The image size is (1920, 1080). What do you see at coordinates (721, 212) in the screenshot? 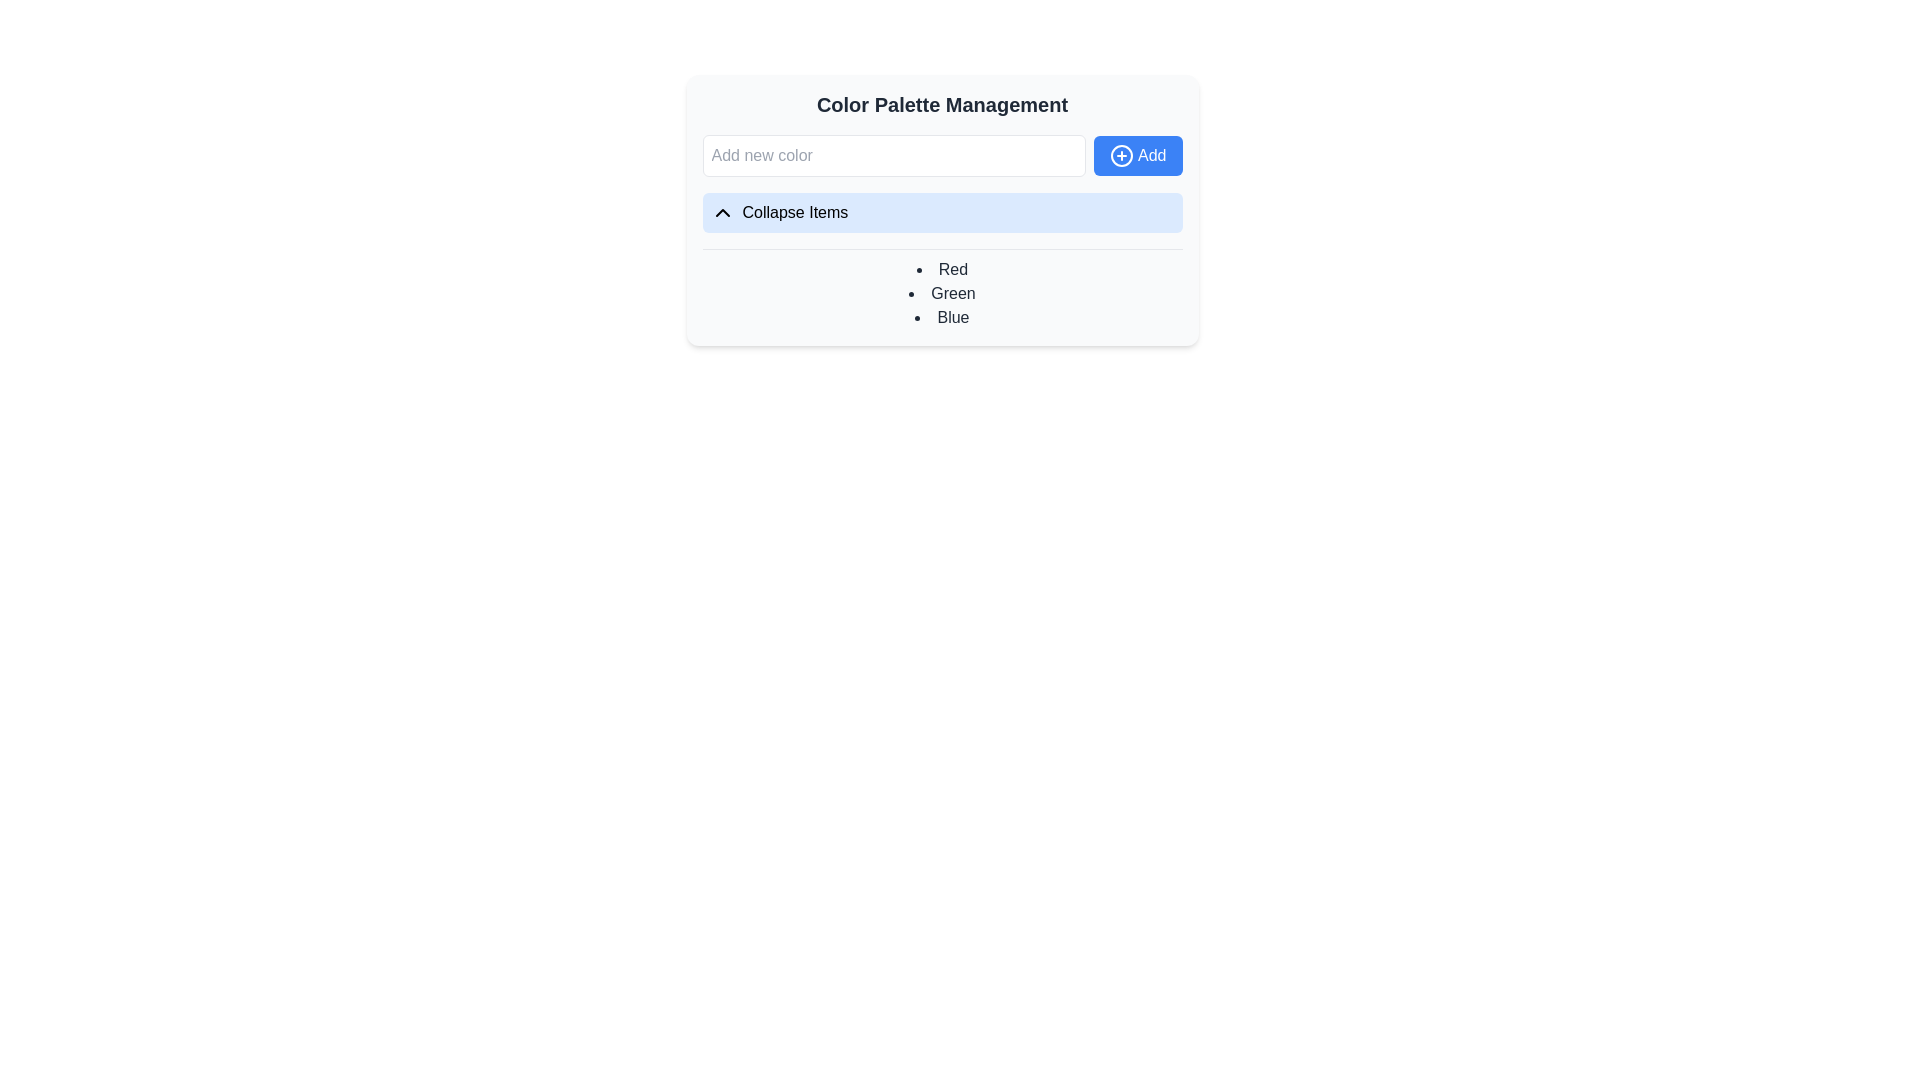
I see `the upward-facing chevron icon within the 'Collapse Items' button` at bounding box center [721, 212].